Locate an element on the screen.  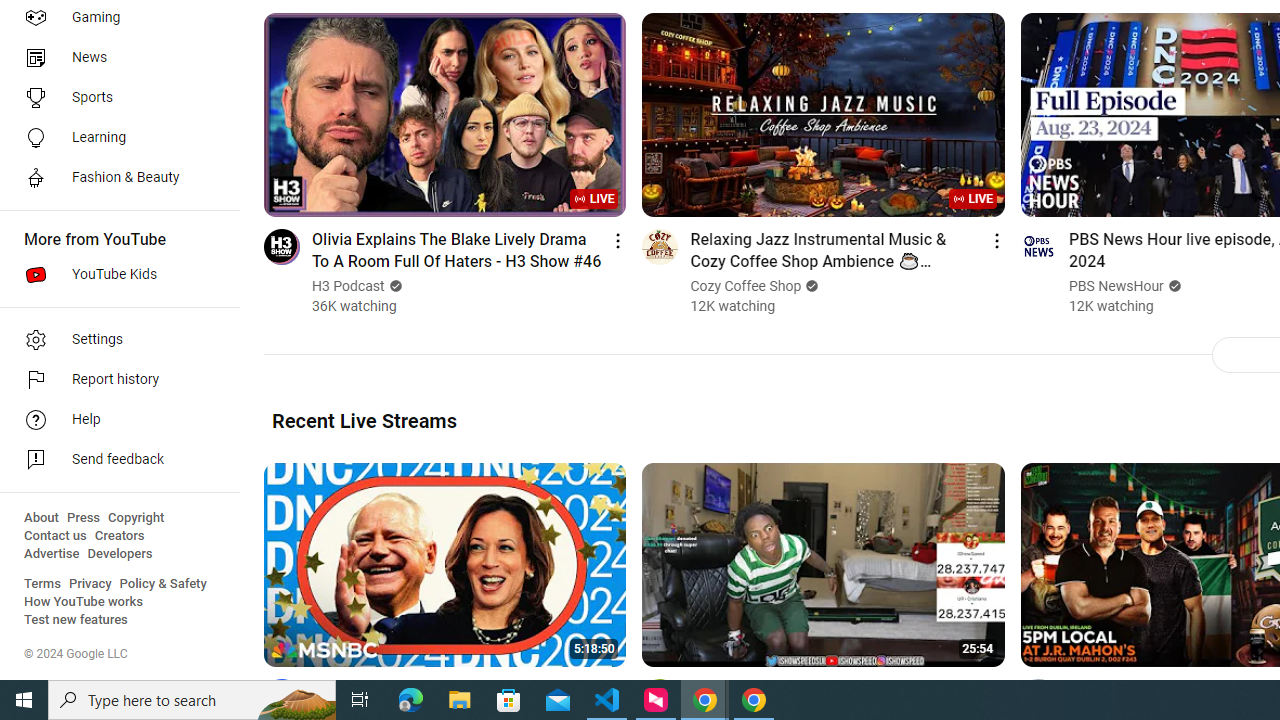
'H3 Podcast' is located at coordinates (349, 286).